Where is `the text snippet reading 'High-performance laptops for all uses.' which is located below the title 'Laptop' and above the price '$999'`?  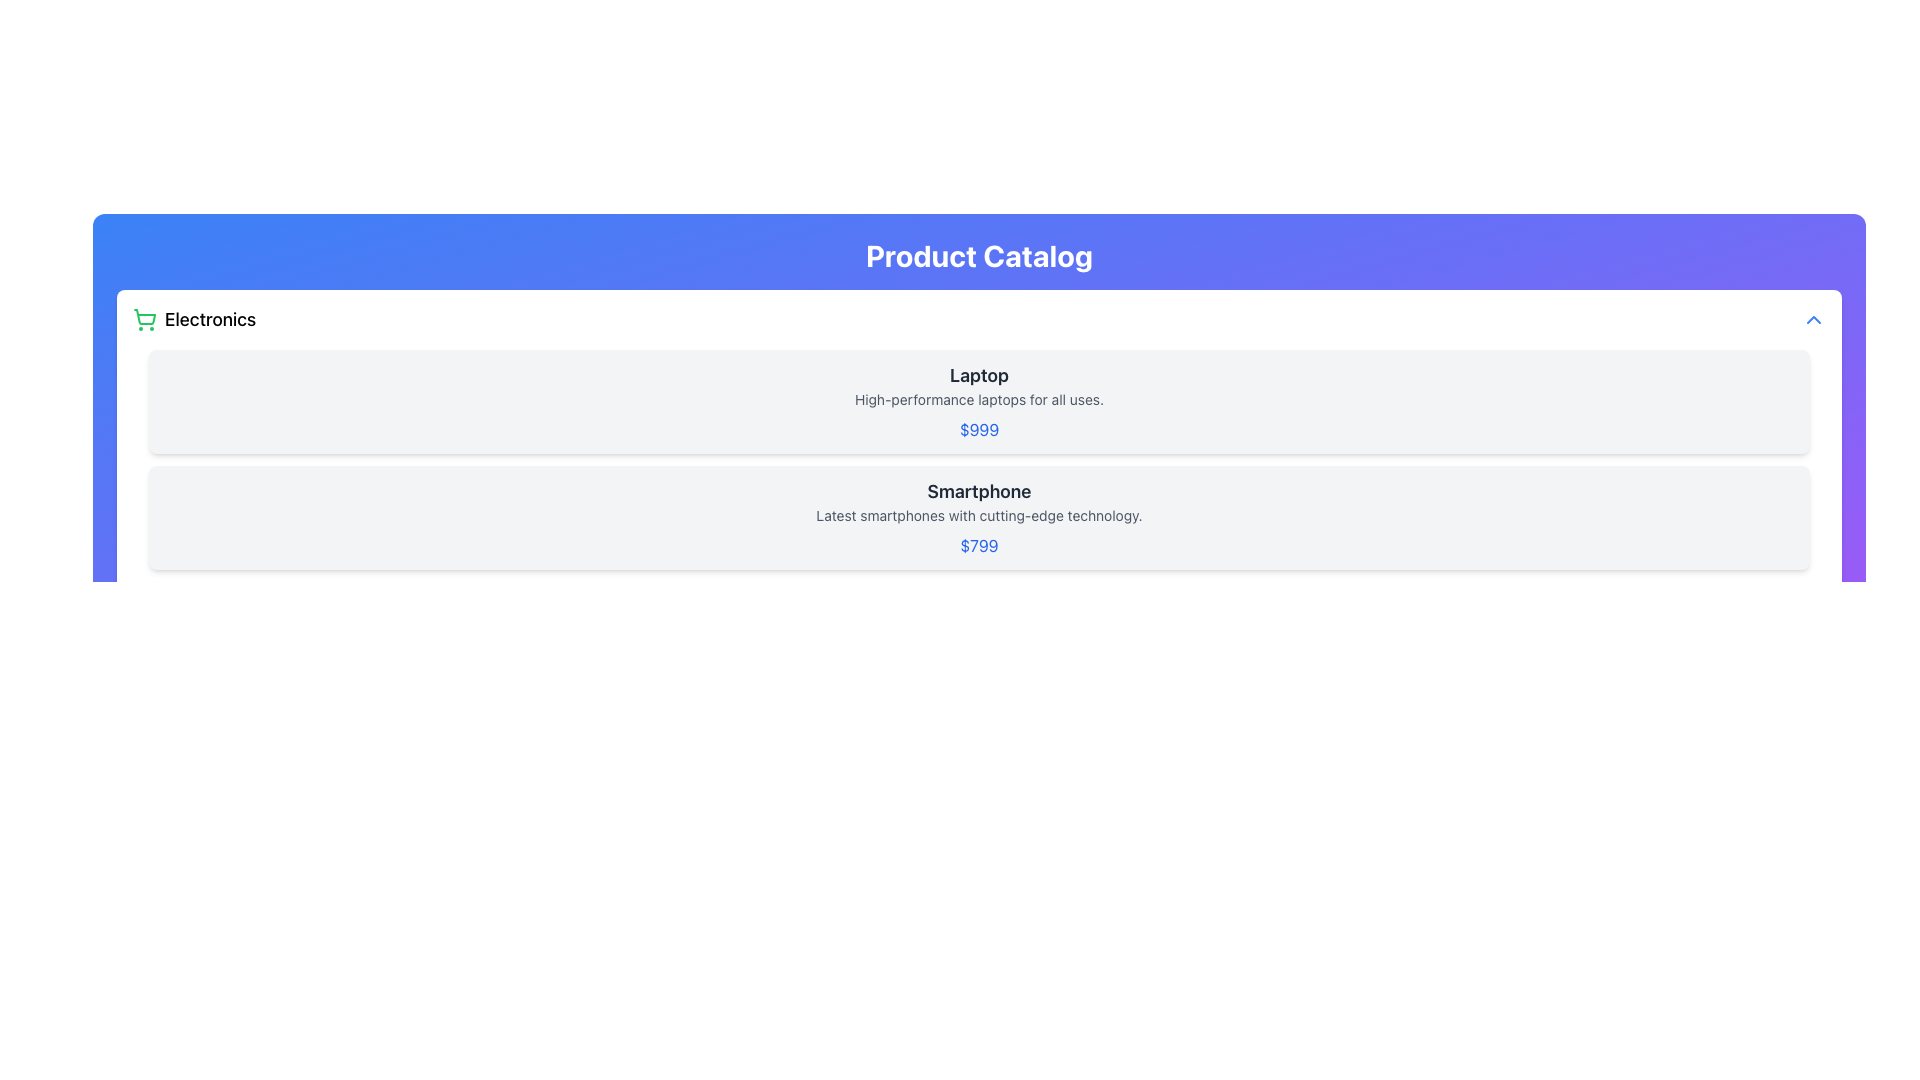 the text snippet reading 'High-performance laptops for all uses.' which is located below the title 'Laptop' and above the price '$999' is located at coordinates (979, 400).